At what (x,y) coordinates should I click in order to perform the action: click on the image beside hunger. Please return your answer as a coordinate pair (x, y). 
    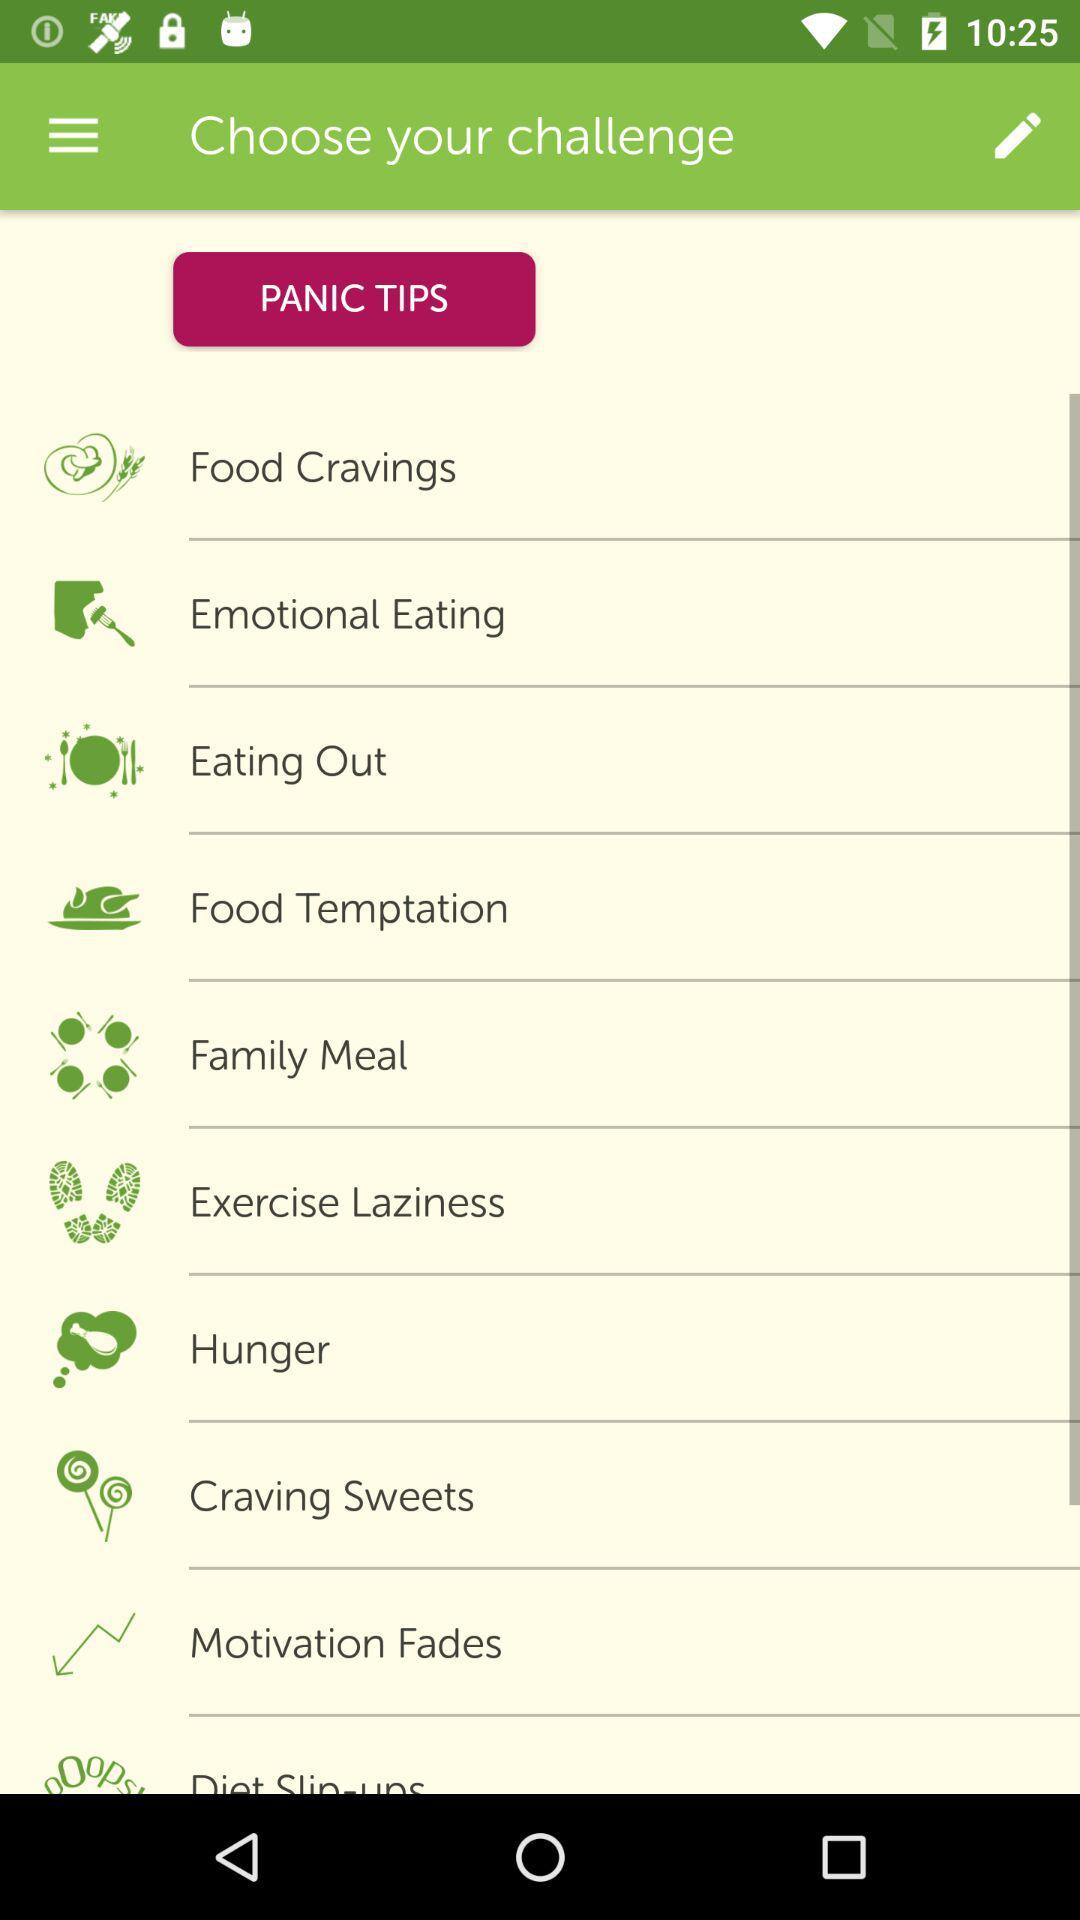
    Looking at the image, I should click on (94, 1349).